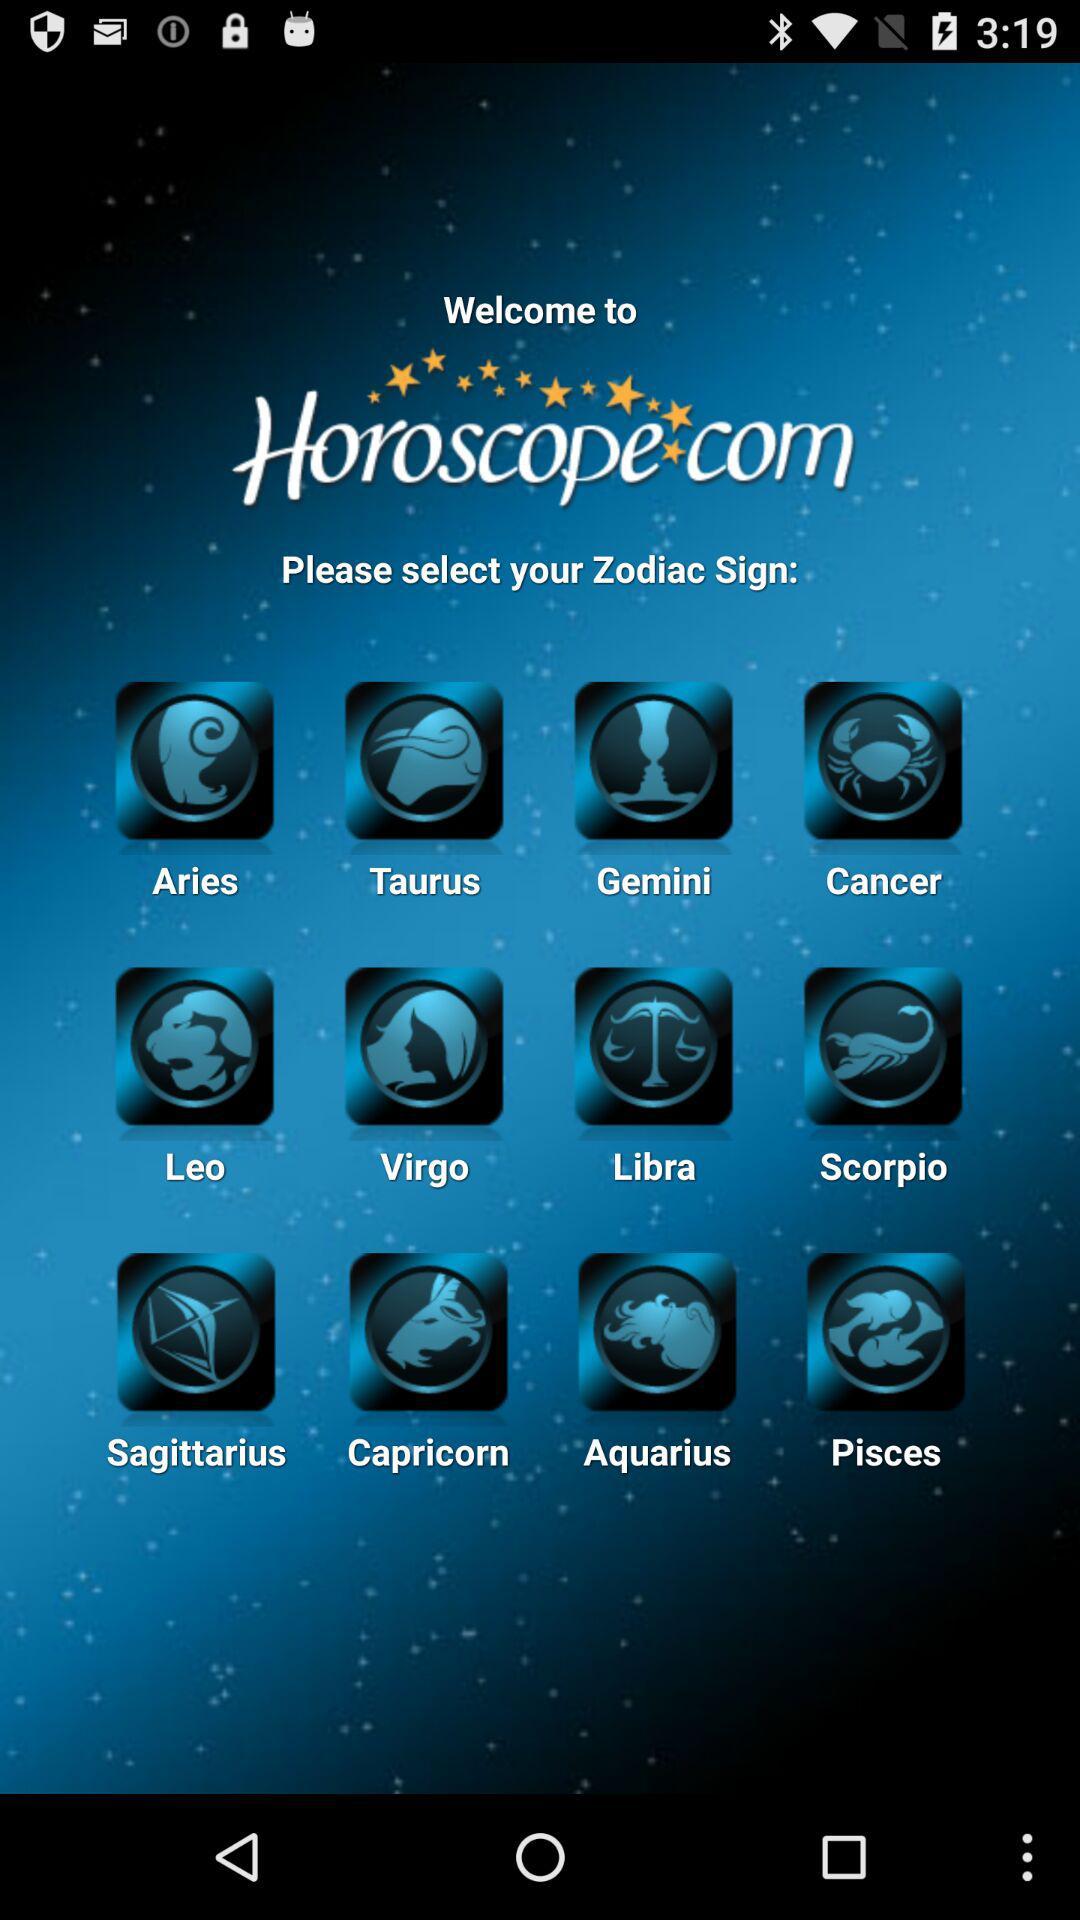 This screenshot has height=1920, width=1080. What do you see at coordinates (882, 756) in the screenshot?
I see `horoscope select option` at bounding box center [882, 756].